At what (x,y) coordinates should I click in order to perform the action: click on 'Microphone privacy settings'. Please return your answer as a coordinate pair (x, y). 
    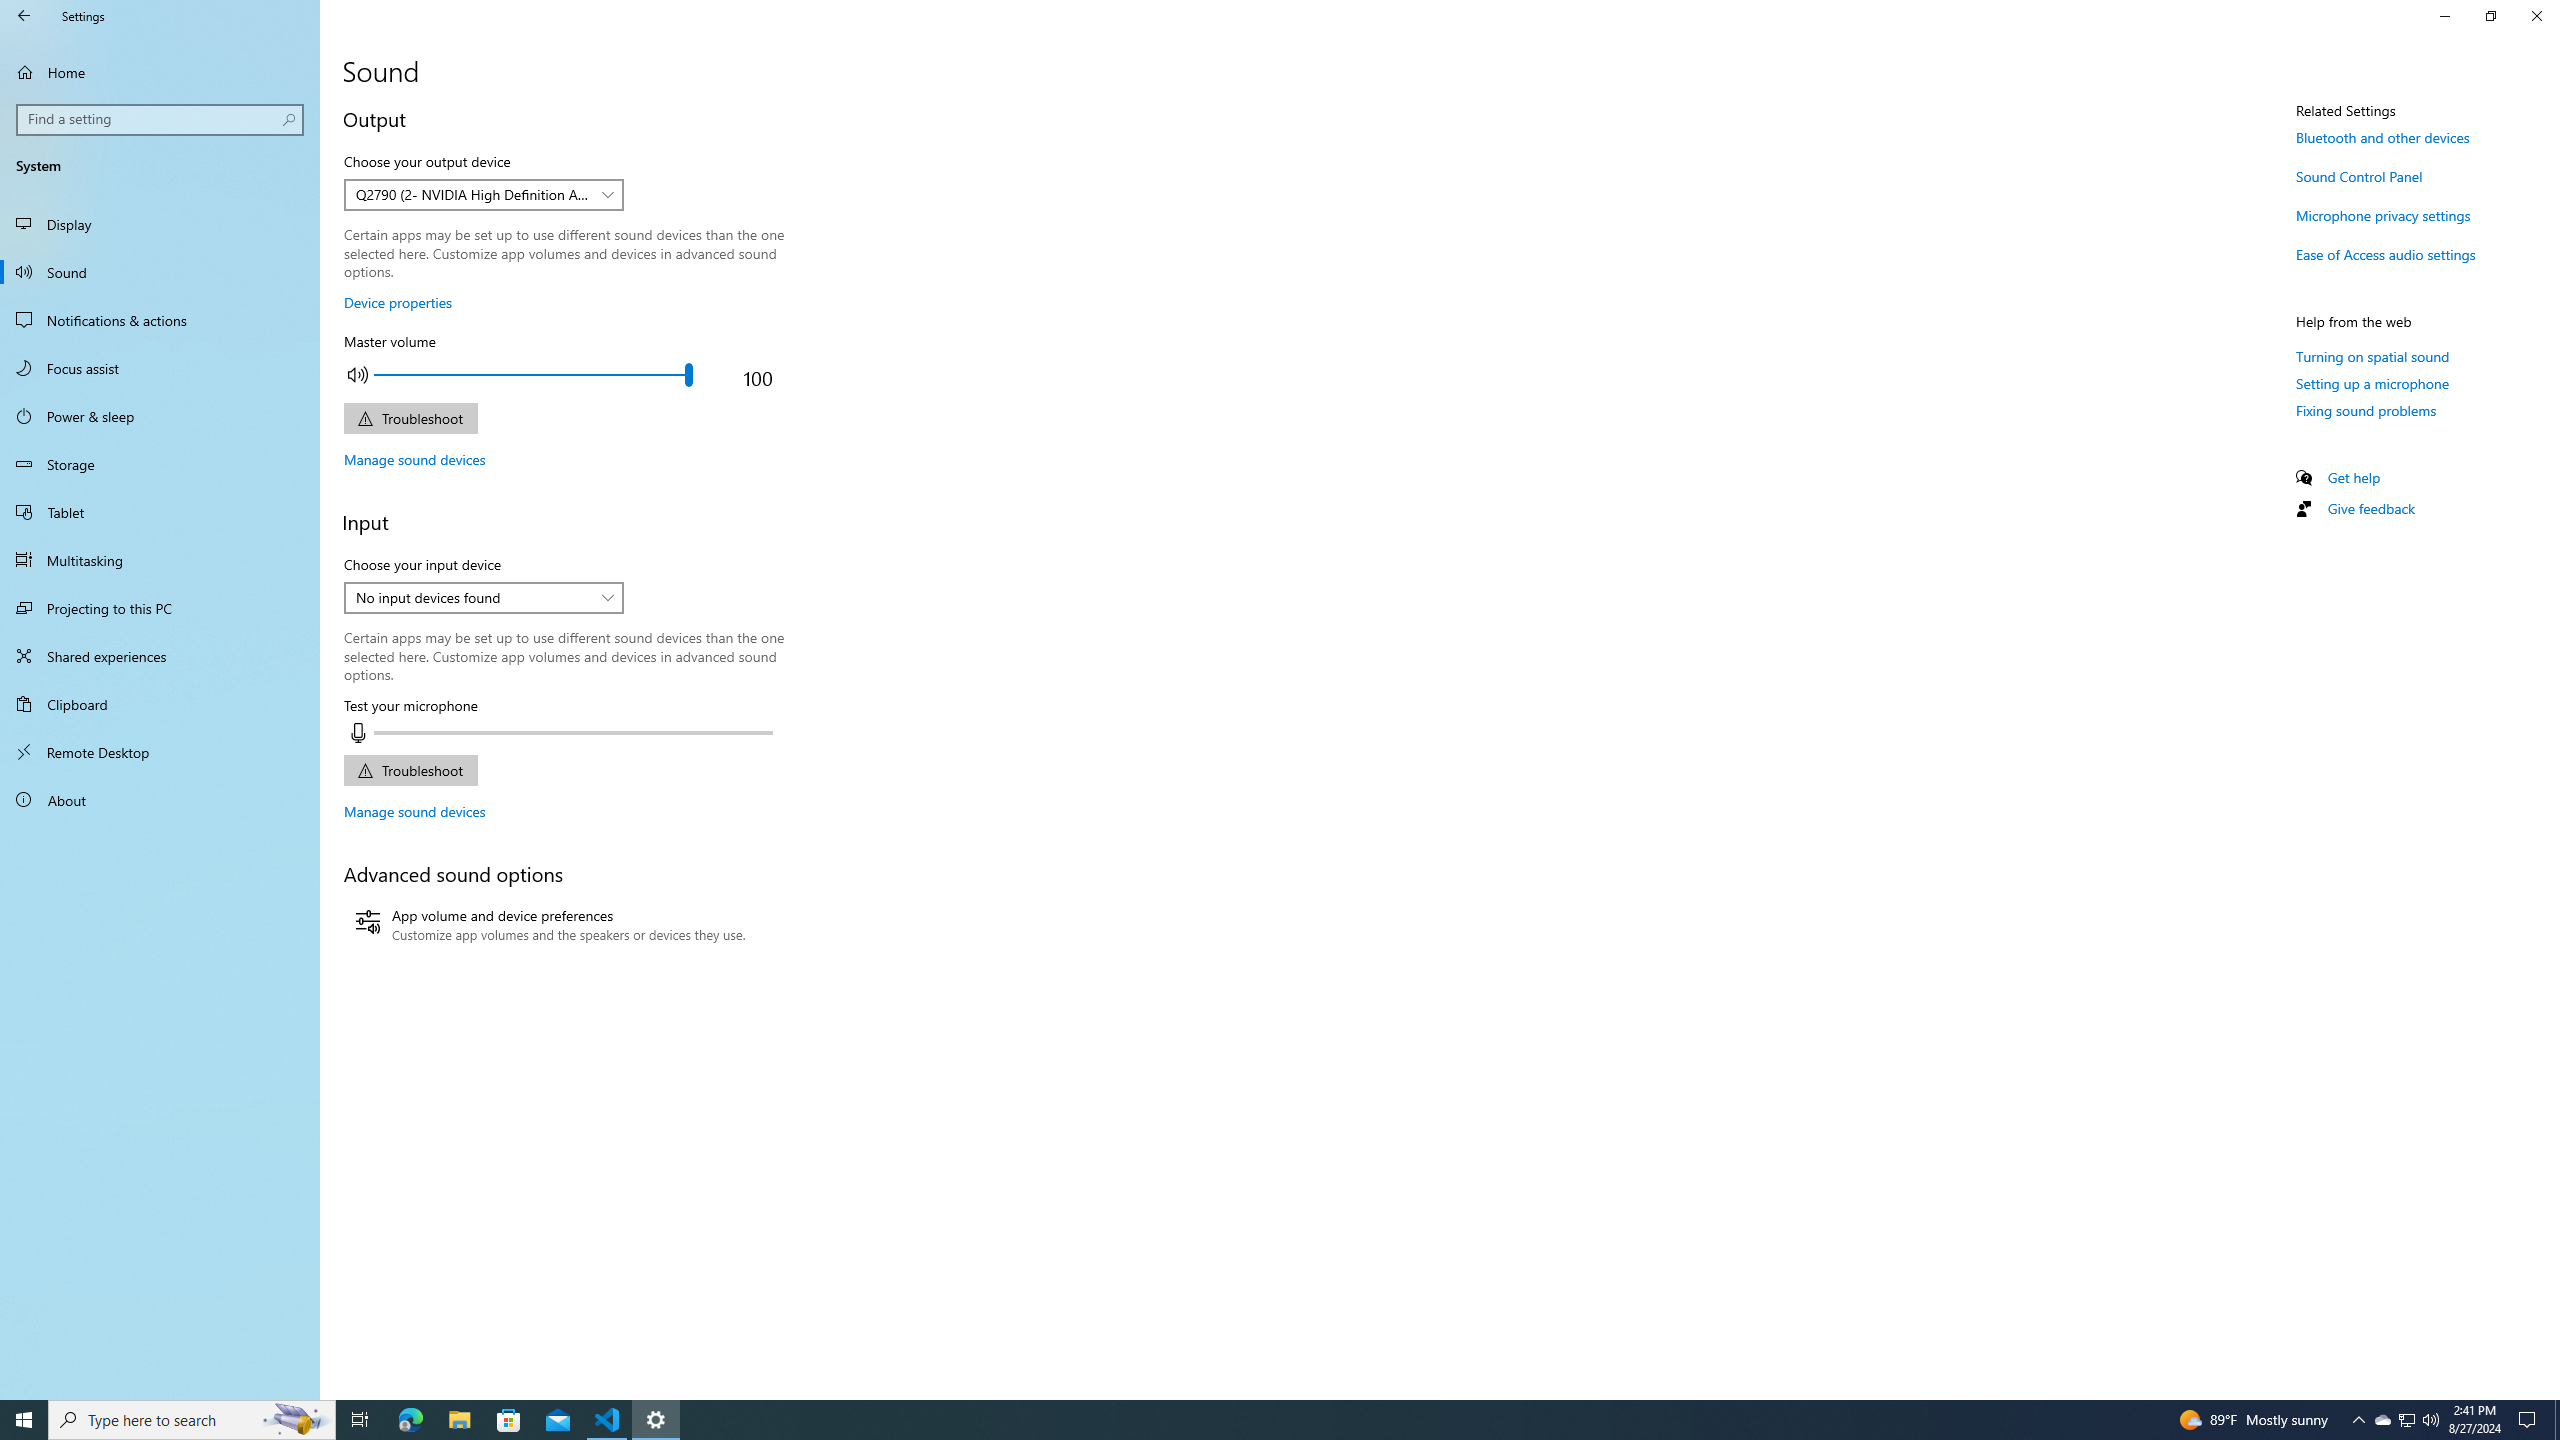
    Looking at the image, I should click on (2382, 214).